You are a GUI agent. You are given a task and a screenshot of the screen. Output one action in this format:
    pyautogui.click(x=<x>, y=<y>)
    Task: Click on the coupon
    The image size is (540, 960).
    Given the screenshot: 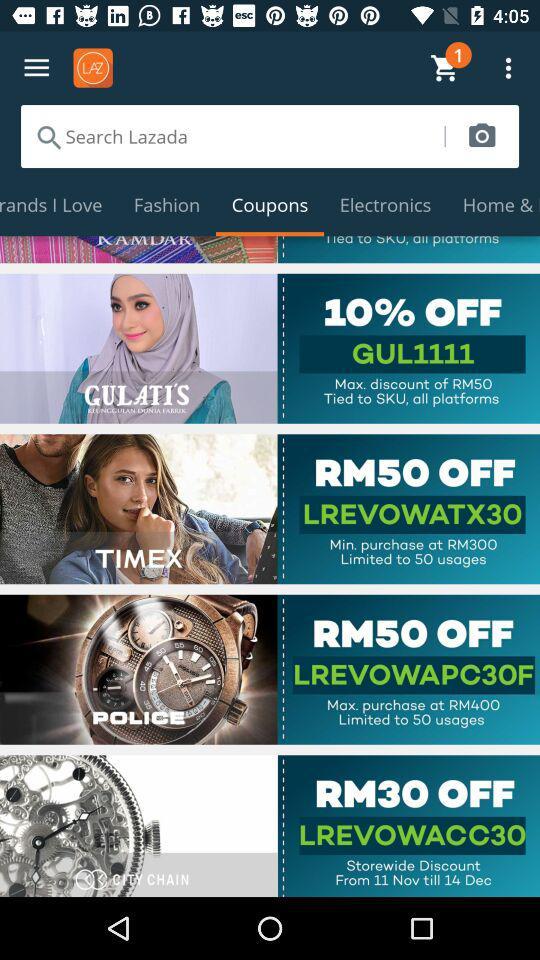 What is the action you would take?
    pyautogui.click(x=270, y=669)
    